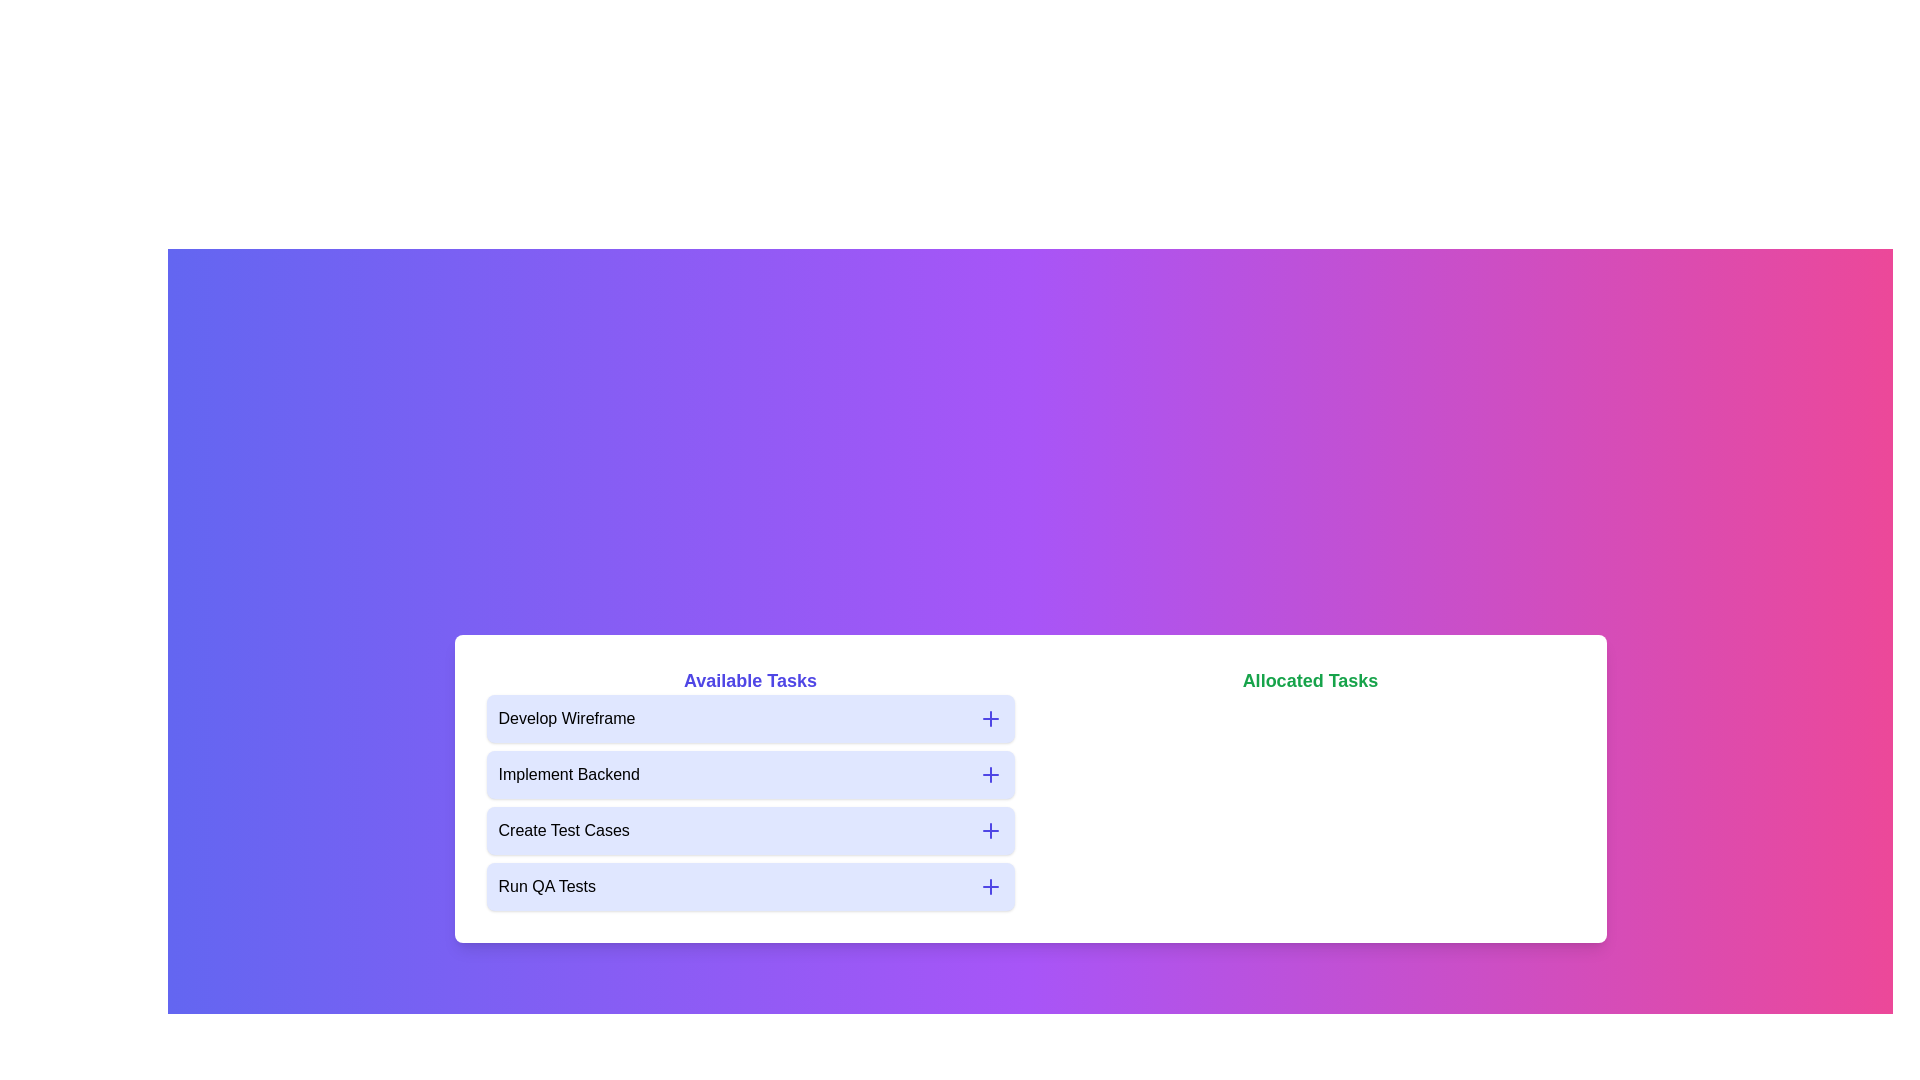 This screenshot has height=1080, width=1920. Describe the element at coordinates (990, 774) in the screenshot. I see `'+' icon next to the task 'Implement Backend' in the 'Available Tasks' list to allocate it` at that location.